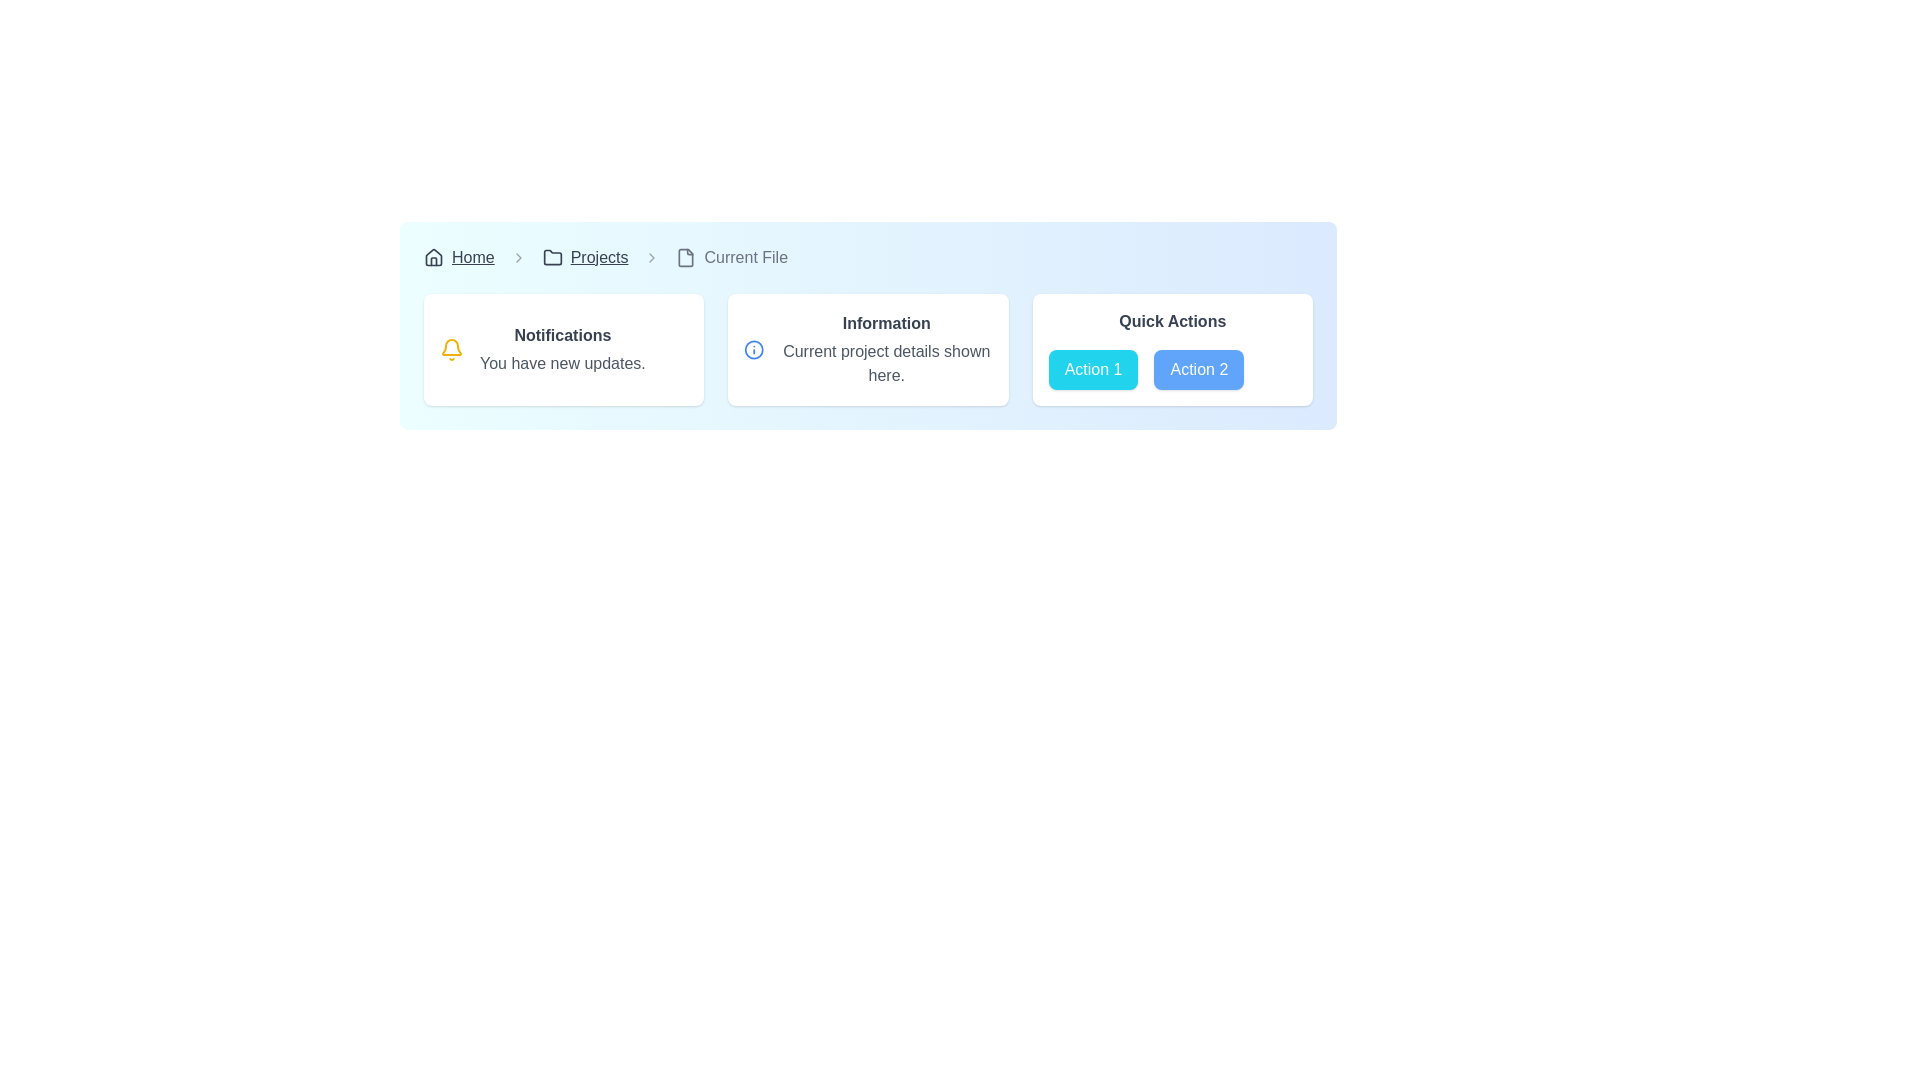 Image resolution: width=1920 pixels, height=1080 pixels. What do you see at coordinates (753, 349) in the screenshot?
I see `the circular information icon with a blue outline, featuring an 'i' symbol in the center, located near the left edge of the 'Information' card` at bounding box center [753, 349].